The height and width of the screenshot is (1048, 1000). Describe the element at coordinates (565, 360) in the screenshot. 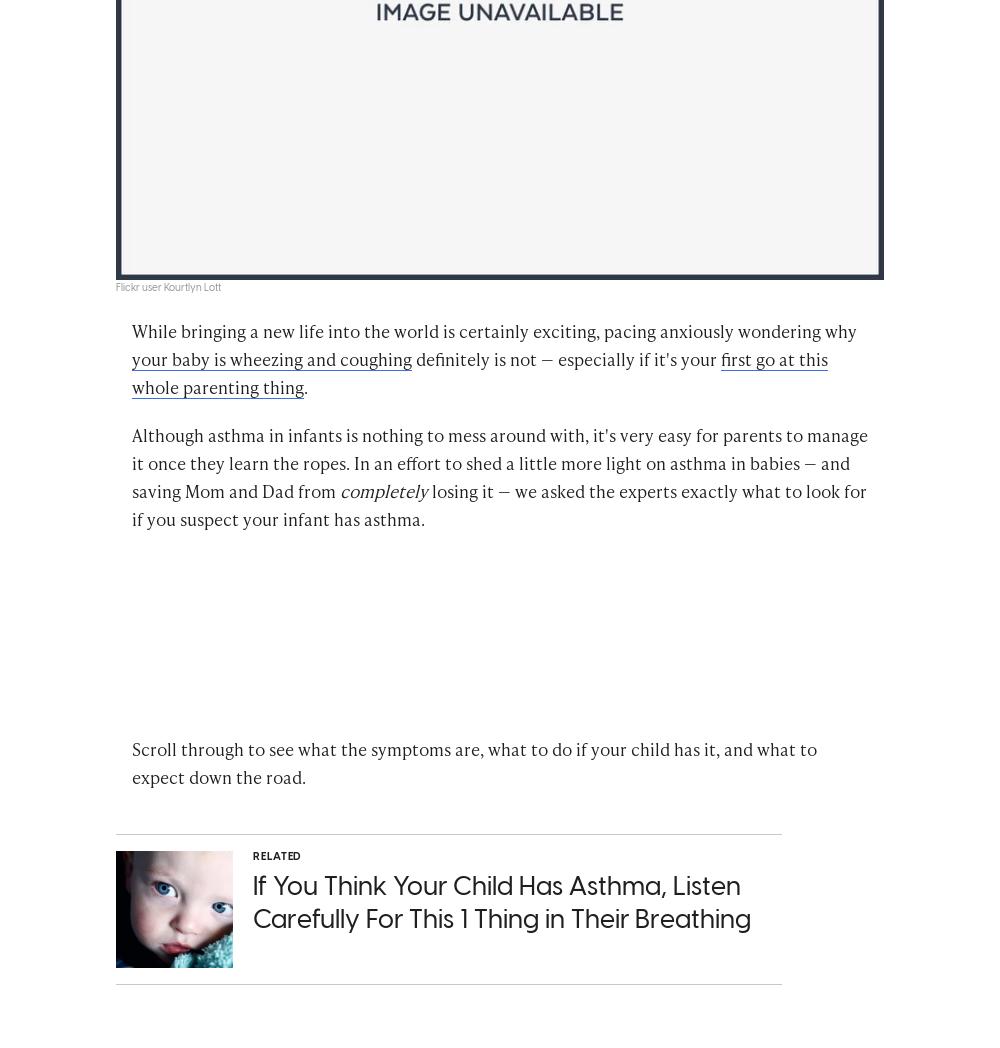

I see `'definitely is not — especially if it's your'` at that location.